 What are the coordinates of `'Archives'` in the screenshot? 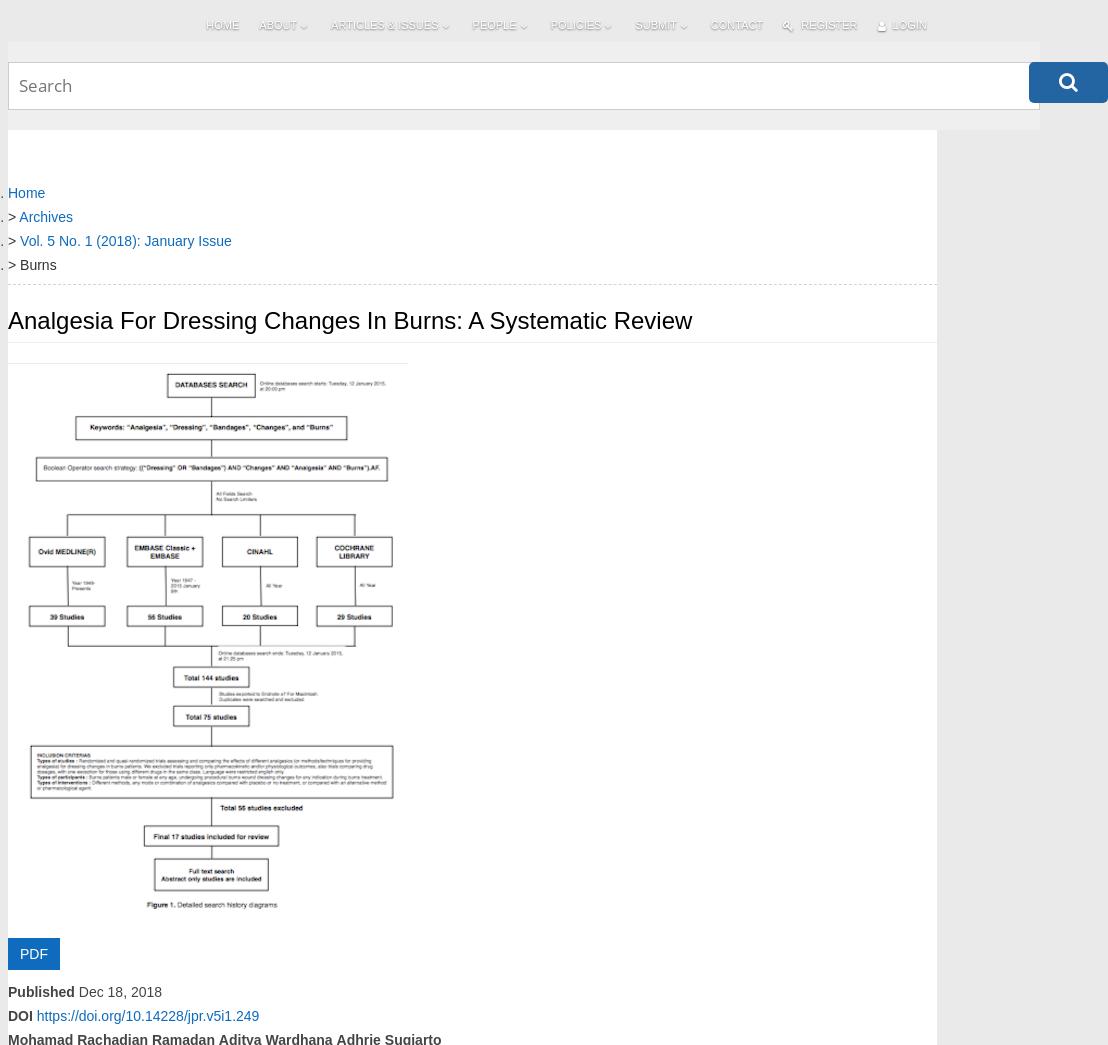 It's located at (18, 216).